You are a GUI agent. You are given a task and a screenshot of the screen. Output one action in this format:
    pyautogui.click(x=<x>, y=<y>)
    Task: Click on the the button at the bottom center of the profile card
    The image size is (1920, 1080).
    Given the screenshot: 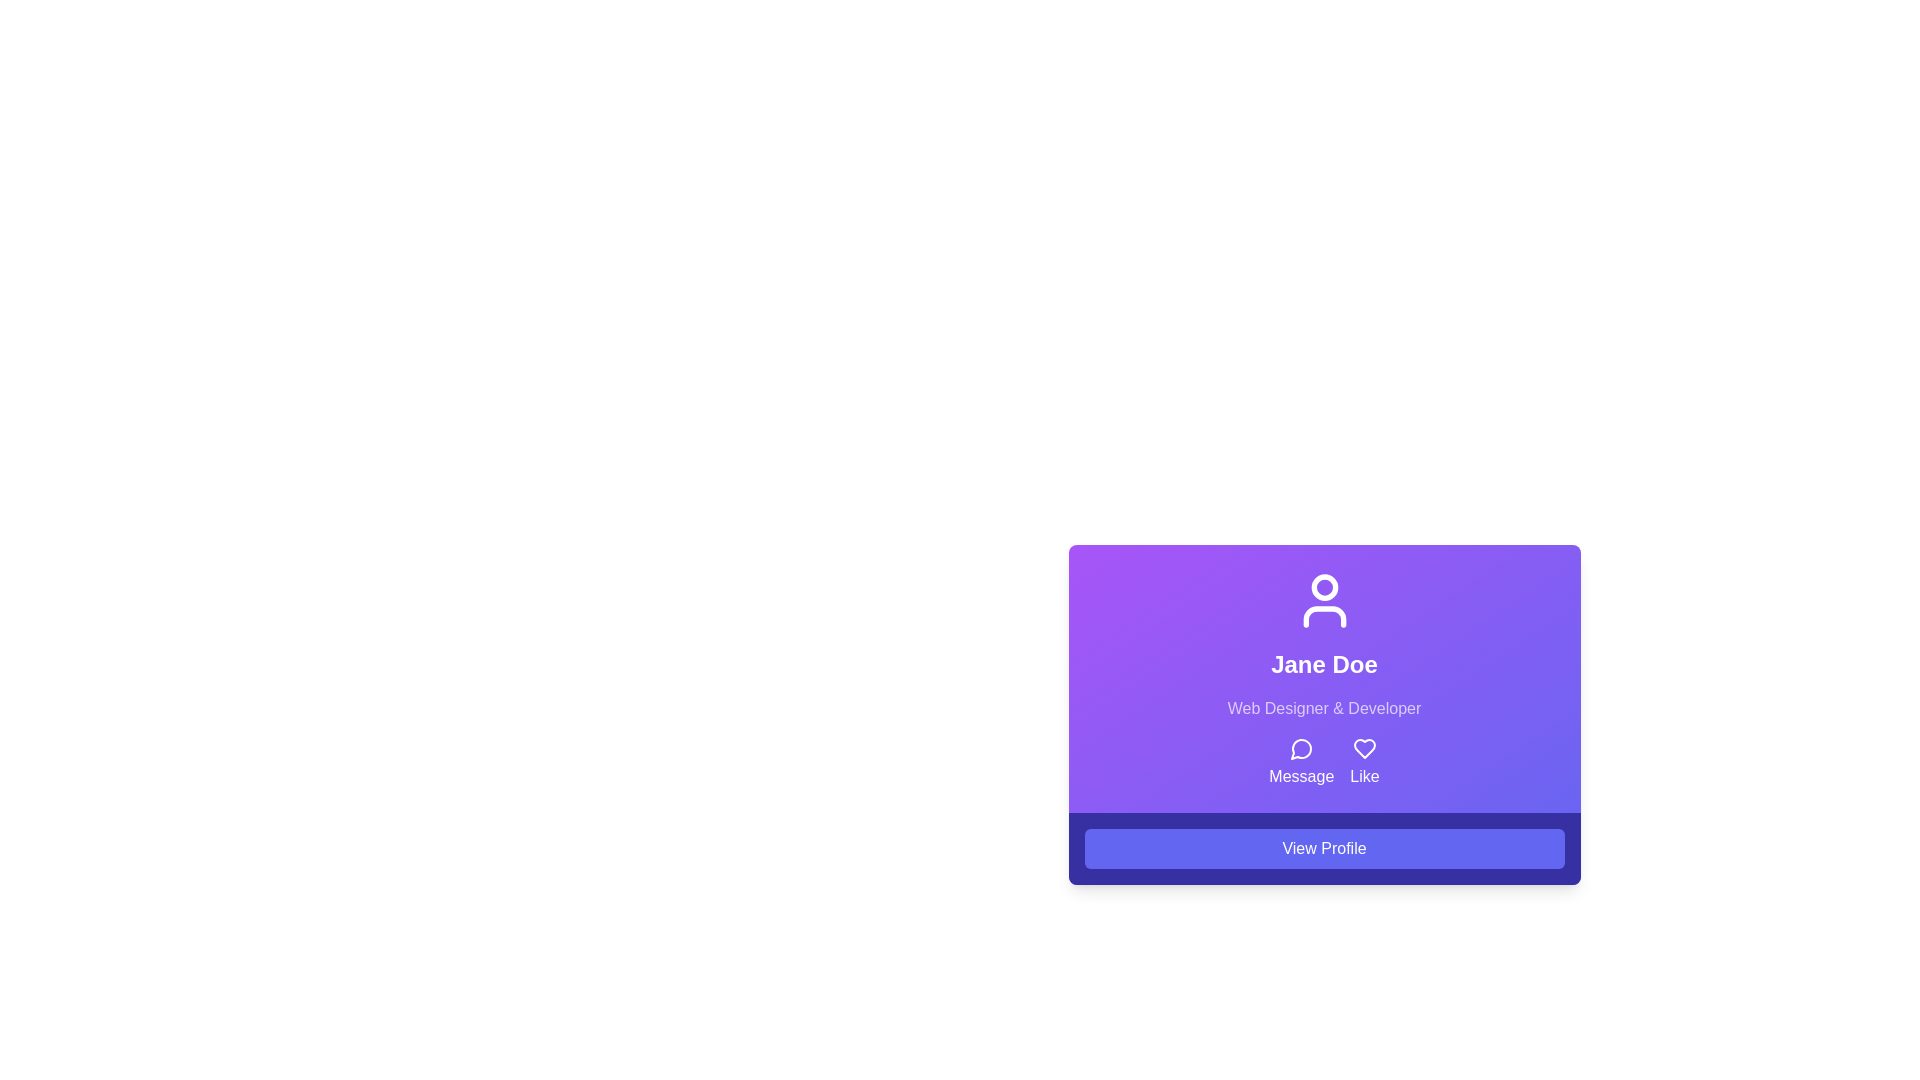 What is the action you would take?
    pyautogui.click(x=1324, y=848)
    